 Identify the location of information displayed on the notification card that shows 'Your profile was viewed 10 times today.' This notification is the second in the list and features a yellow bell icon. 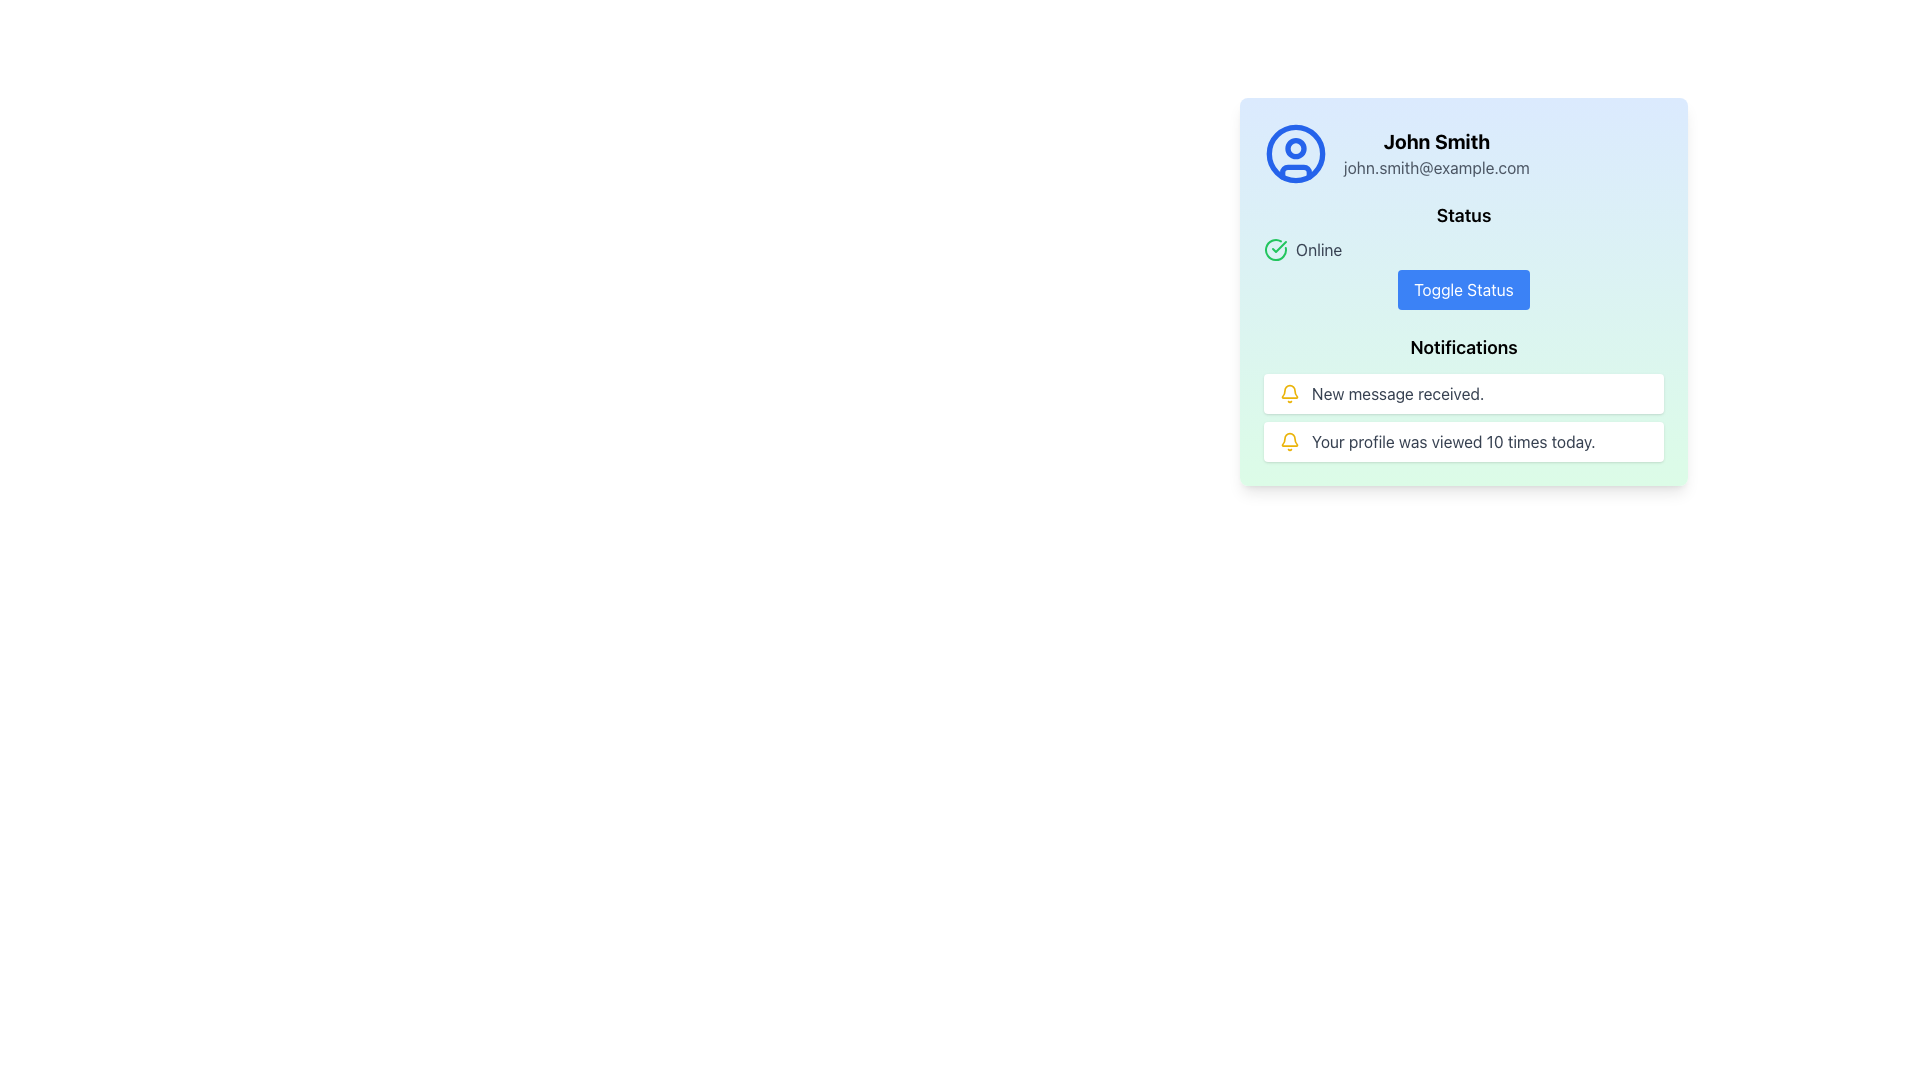
(1464, 416).